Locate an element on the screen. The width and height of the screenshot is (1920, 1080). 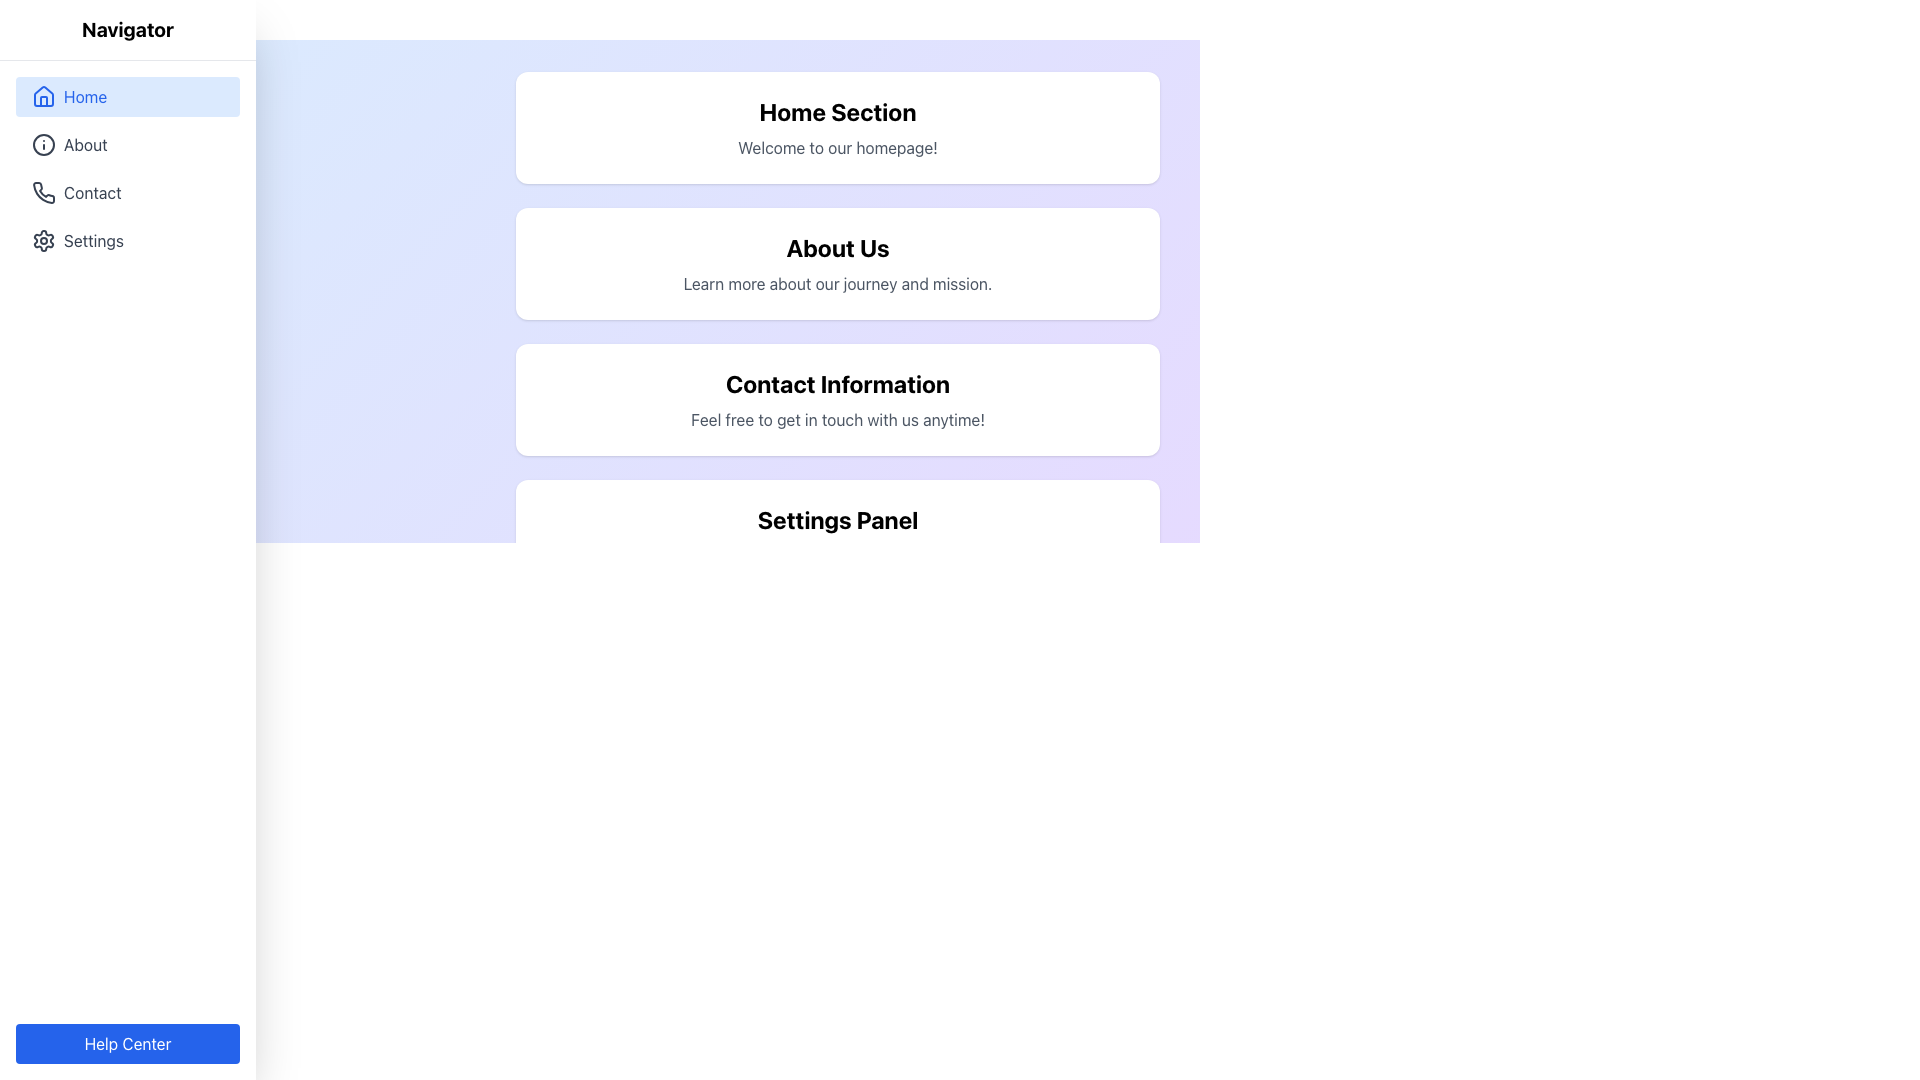
the 'Contact' icon in the sidebar menu is located at coordinates (43, 192).